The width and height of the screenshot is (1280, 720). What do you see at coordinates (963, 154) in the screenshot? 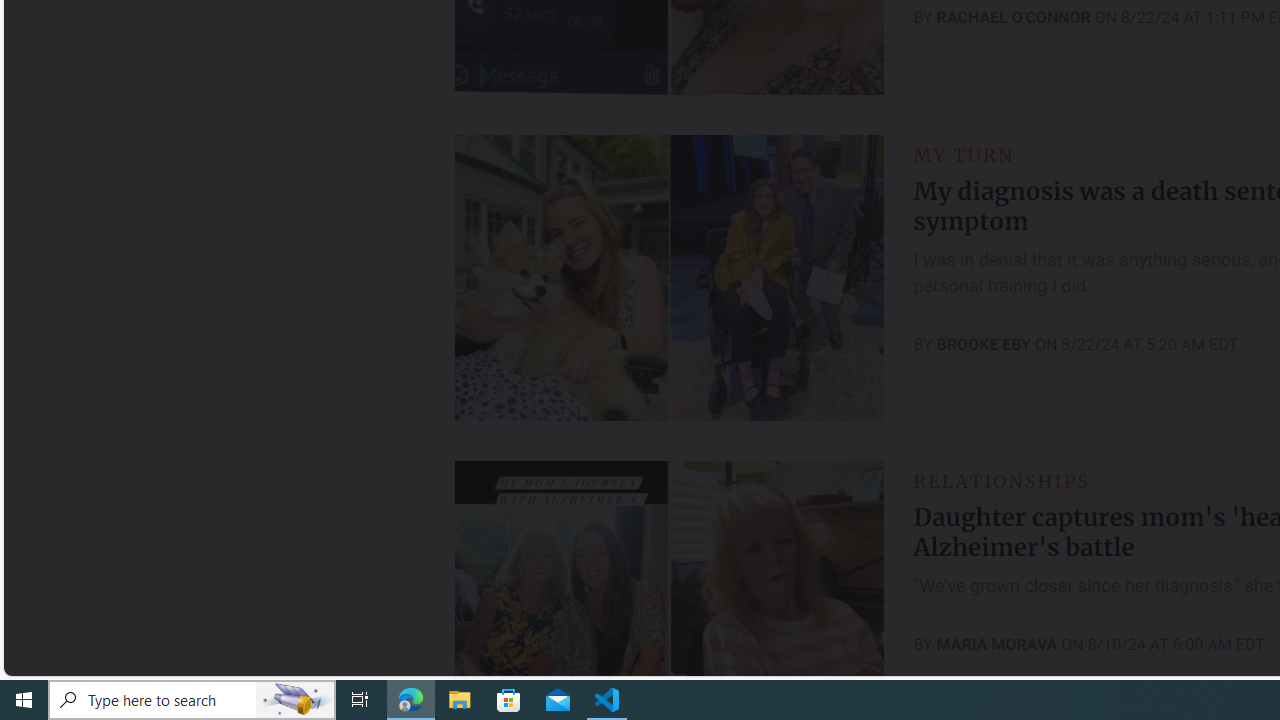
I see `'MY TURN'` at bounding box center [963, 154].